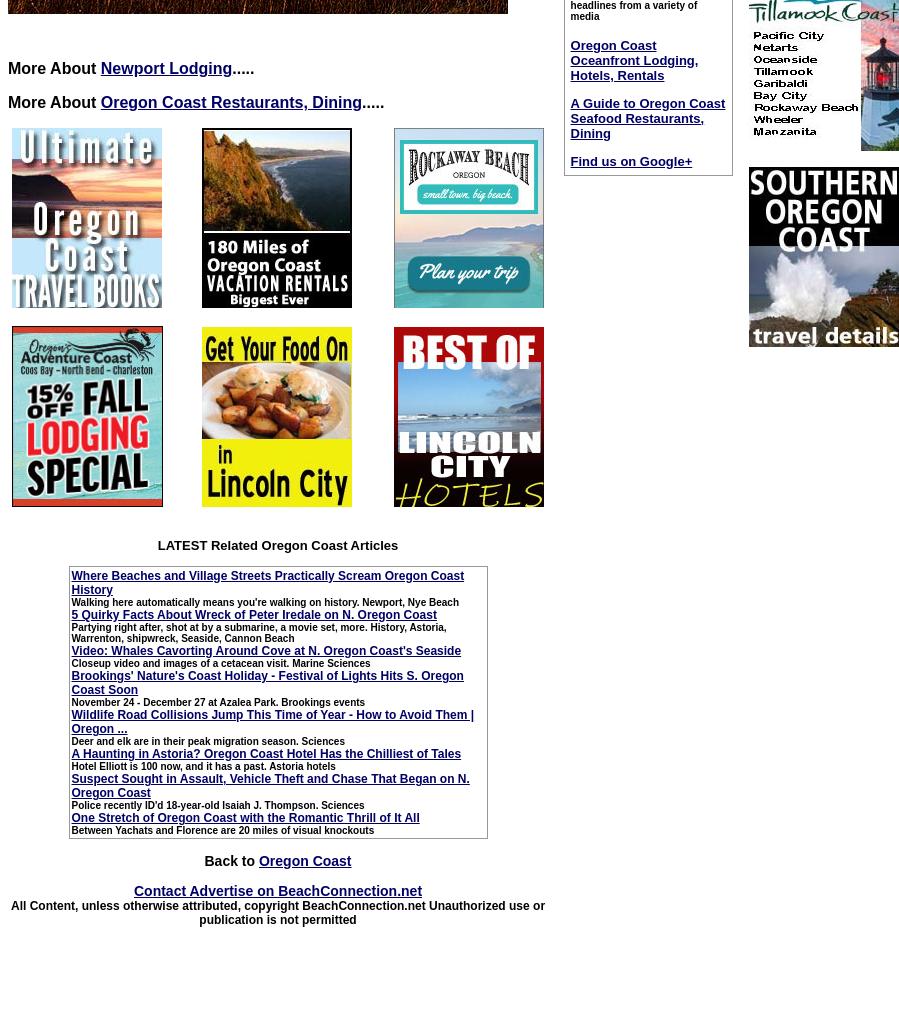 Image resolution: width=899 pixels, height=1019 pixels. What do you see at coordinates (272, 721) in the screenshot?
I see `'Wildlife Road Collisions Jump This Time of Year - How to Avoid Them | Oregon ...'` at bounding box center [272, 721].